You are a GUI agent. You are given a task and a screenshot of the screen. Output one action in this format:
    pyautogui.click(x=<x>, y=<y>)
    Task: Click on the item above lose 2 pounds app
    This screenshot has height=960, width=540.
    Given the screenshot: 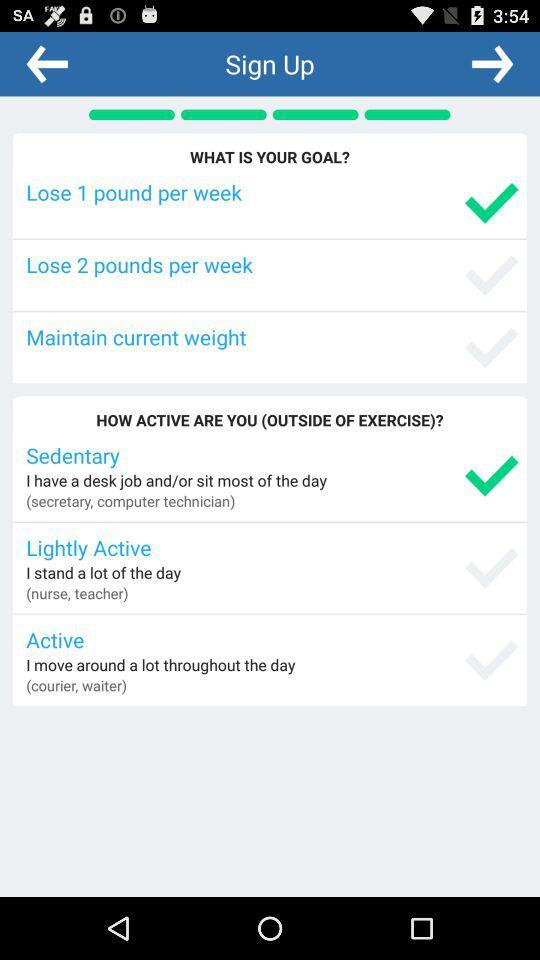 What is the action you would take?
    pyautogui.click(x=271, y=192)
    